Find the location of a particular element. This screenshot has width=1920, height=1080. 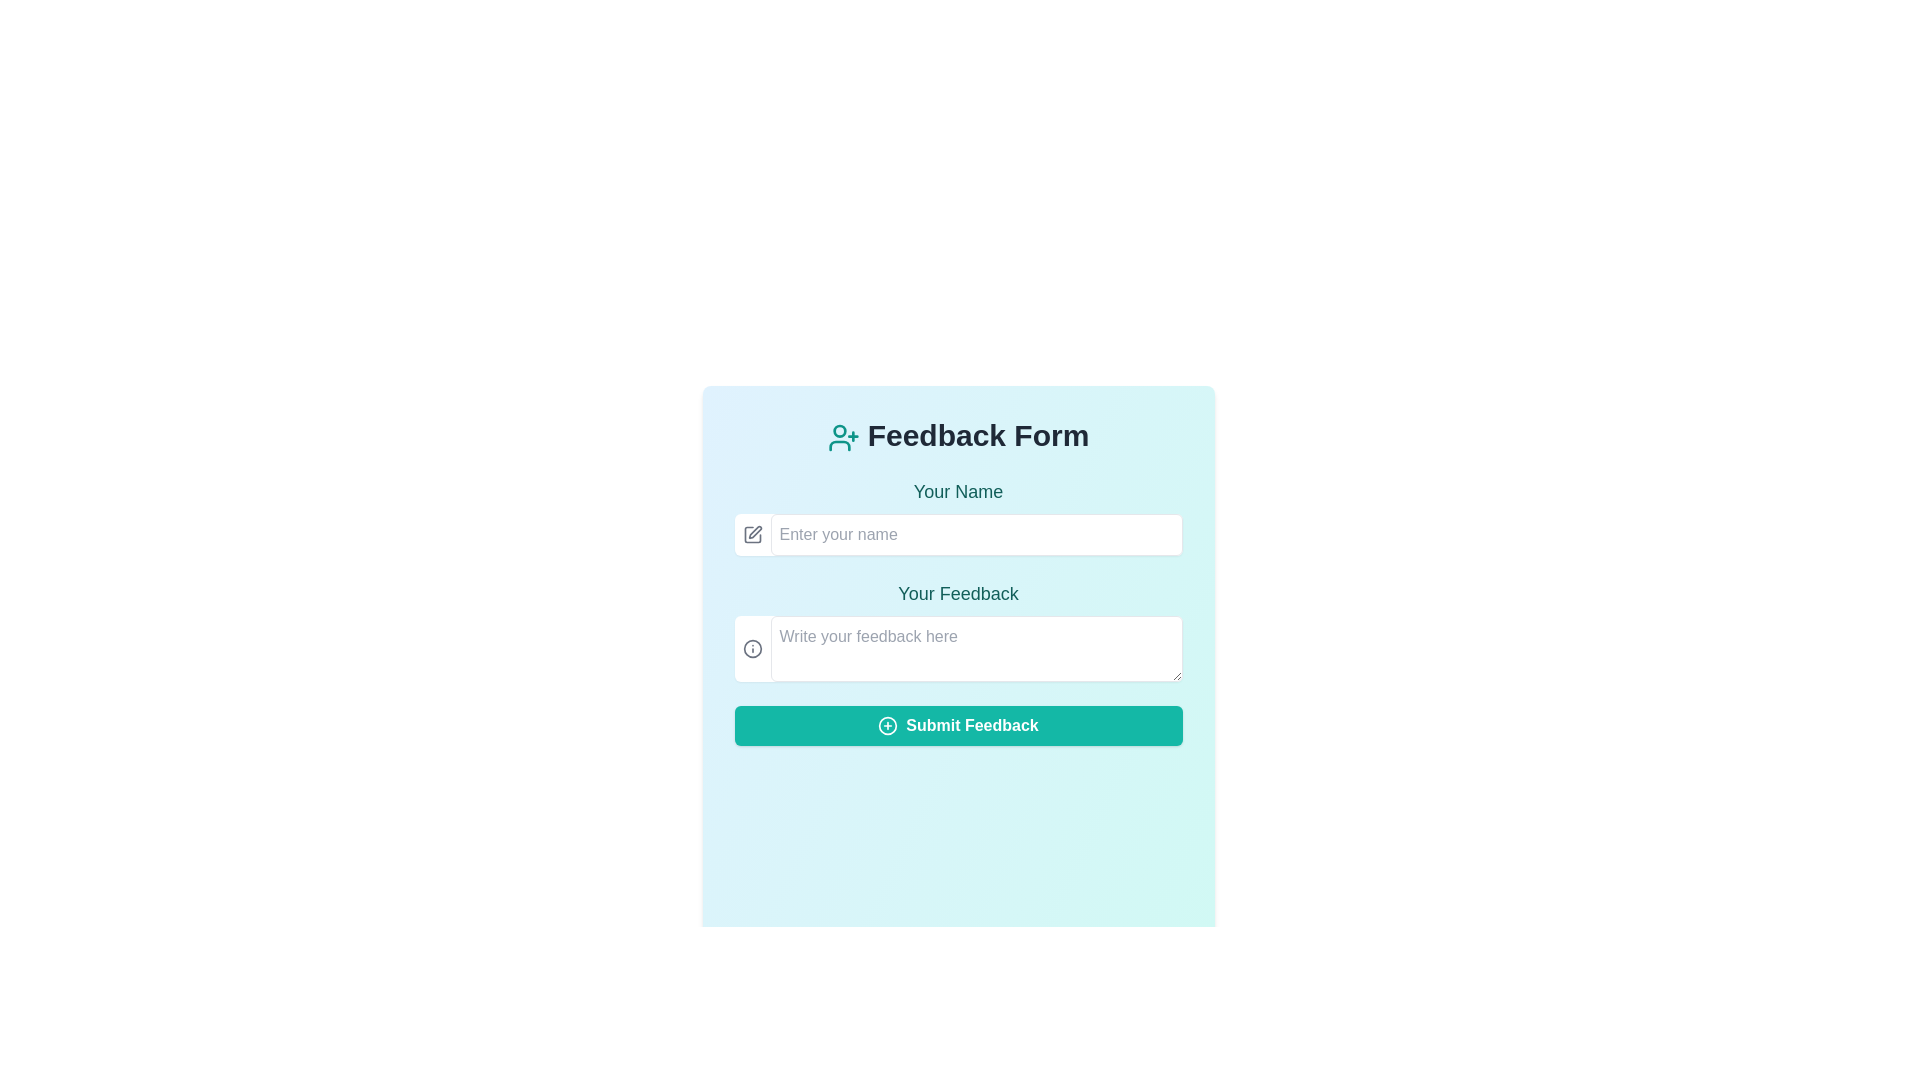

the informational or status indicator icon located to the left of the 'Your Feedback' text input field in the feedback form interface is located at coordinates (751, 649).